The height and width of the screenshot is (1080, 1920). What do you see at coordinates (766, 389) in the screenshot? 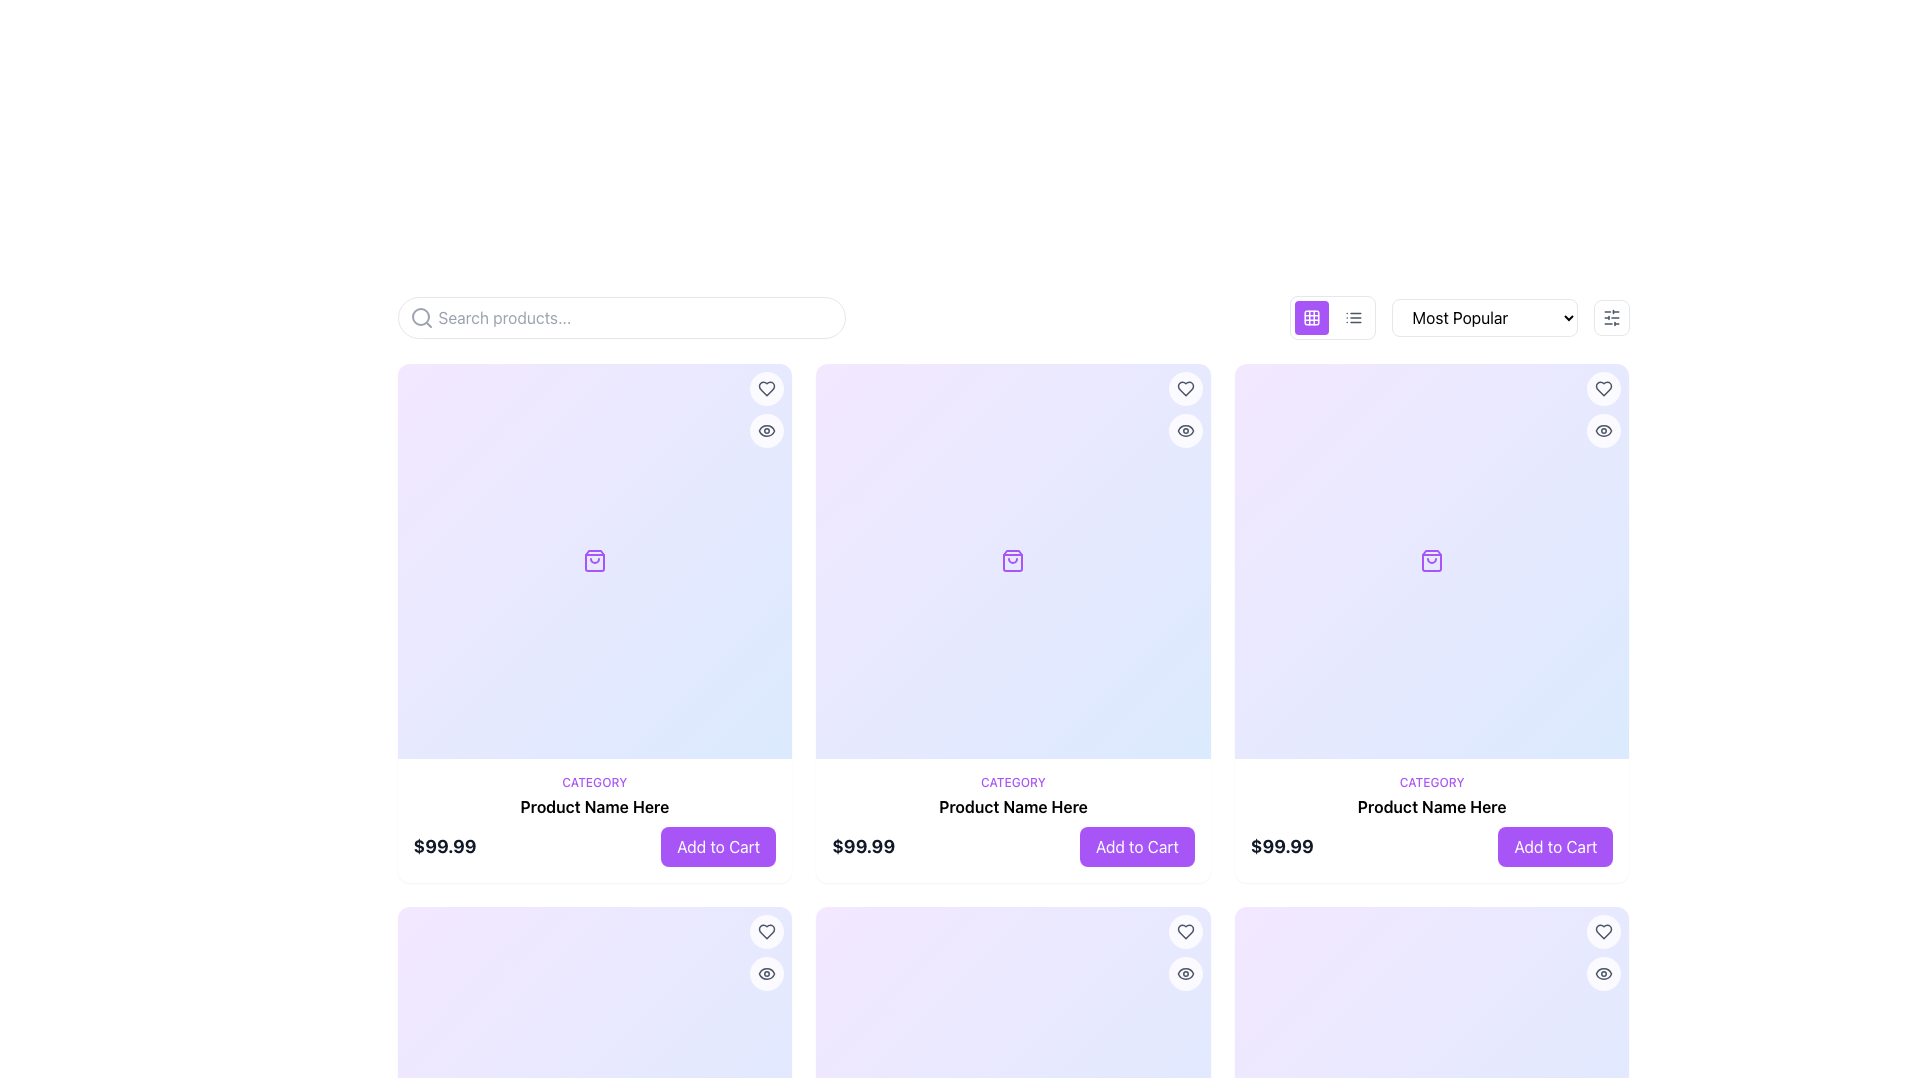
I see `the circular interactive button with a heart icon located in the top-right corner of the product card to favorite the item` at bounding box center [766, 389].